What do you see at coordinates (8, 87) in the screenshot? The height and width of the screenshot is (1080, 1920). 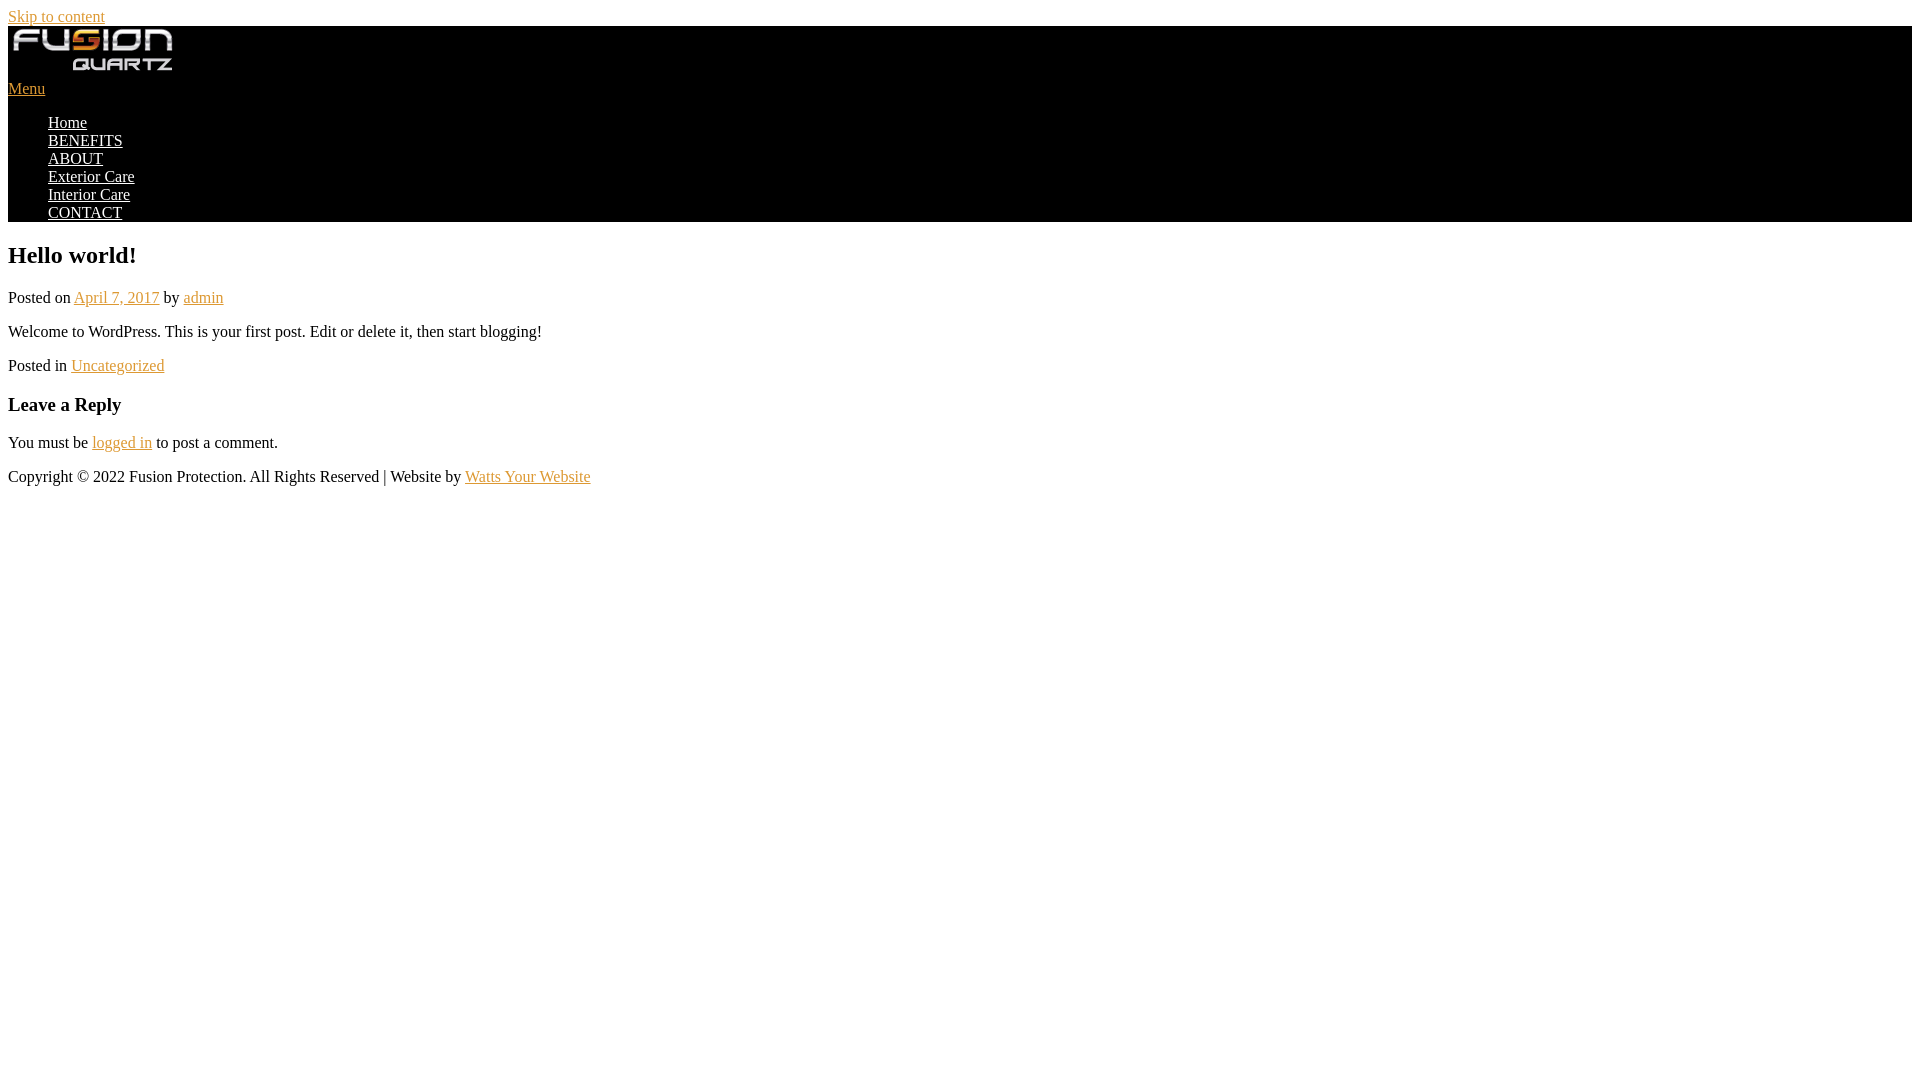 I see `'Menu'` at bounding box center [8, 87].